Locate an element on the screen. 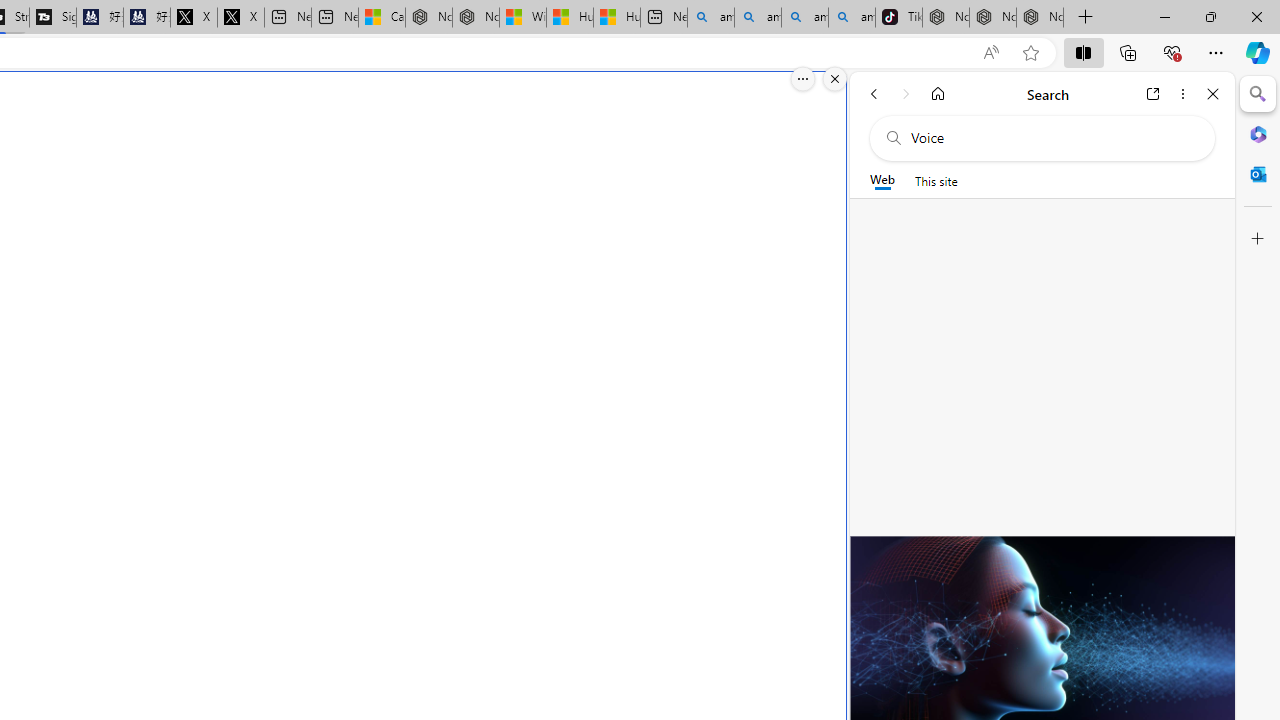 This screenshot has width=1280, height=720. 'amazon - Search' is located at coordinates (756, 17).